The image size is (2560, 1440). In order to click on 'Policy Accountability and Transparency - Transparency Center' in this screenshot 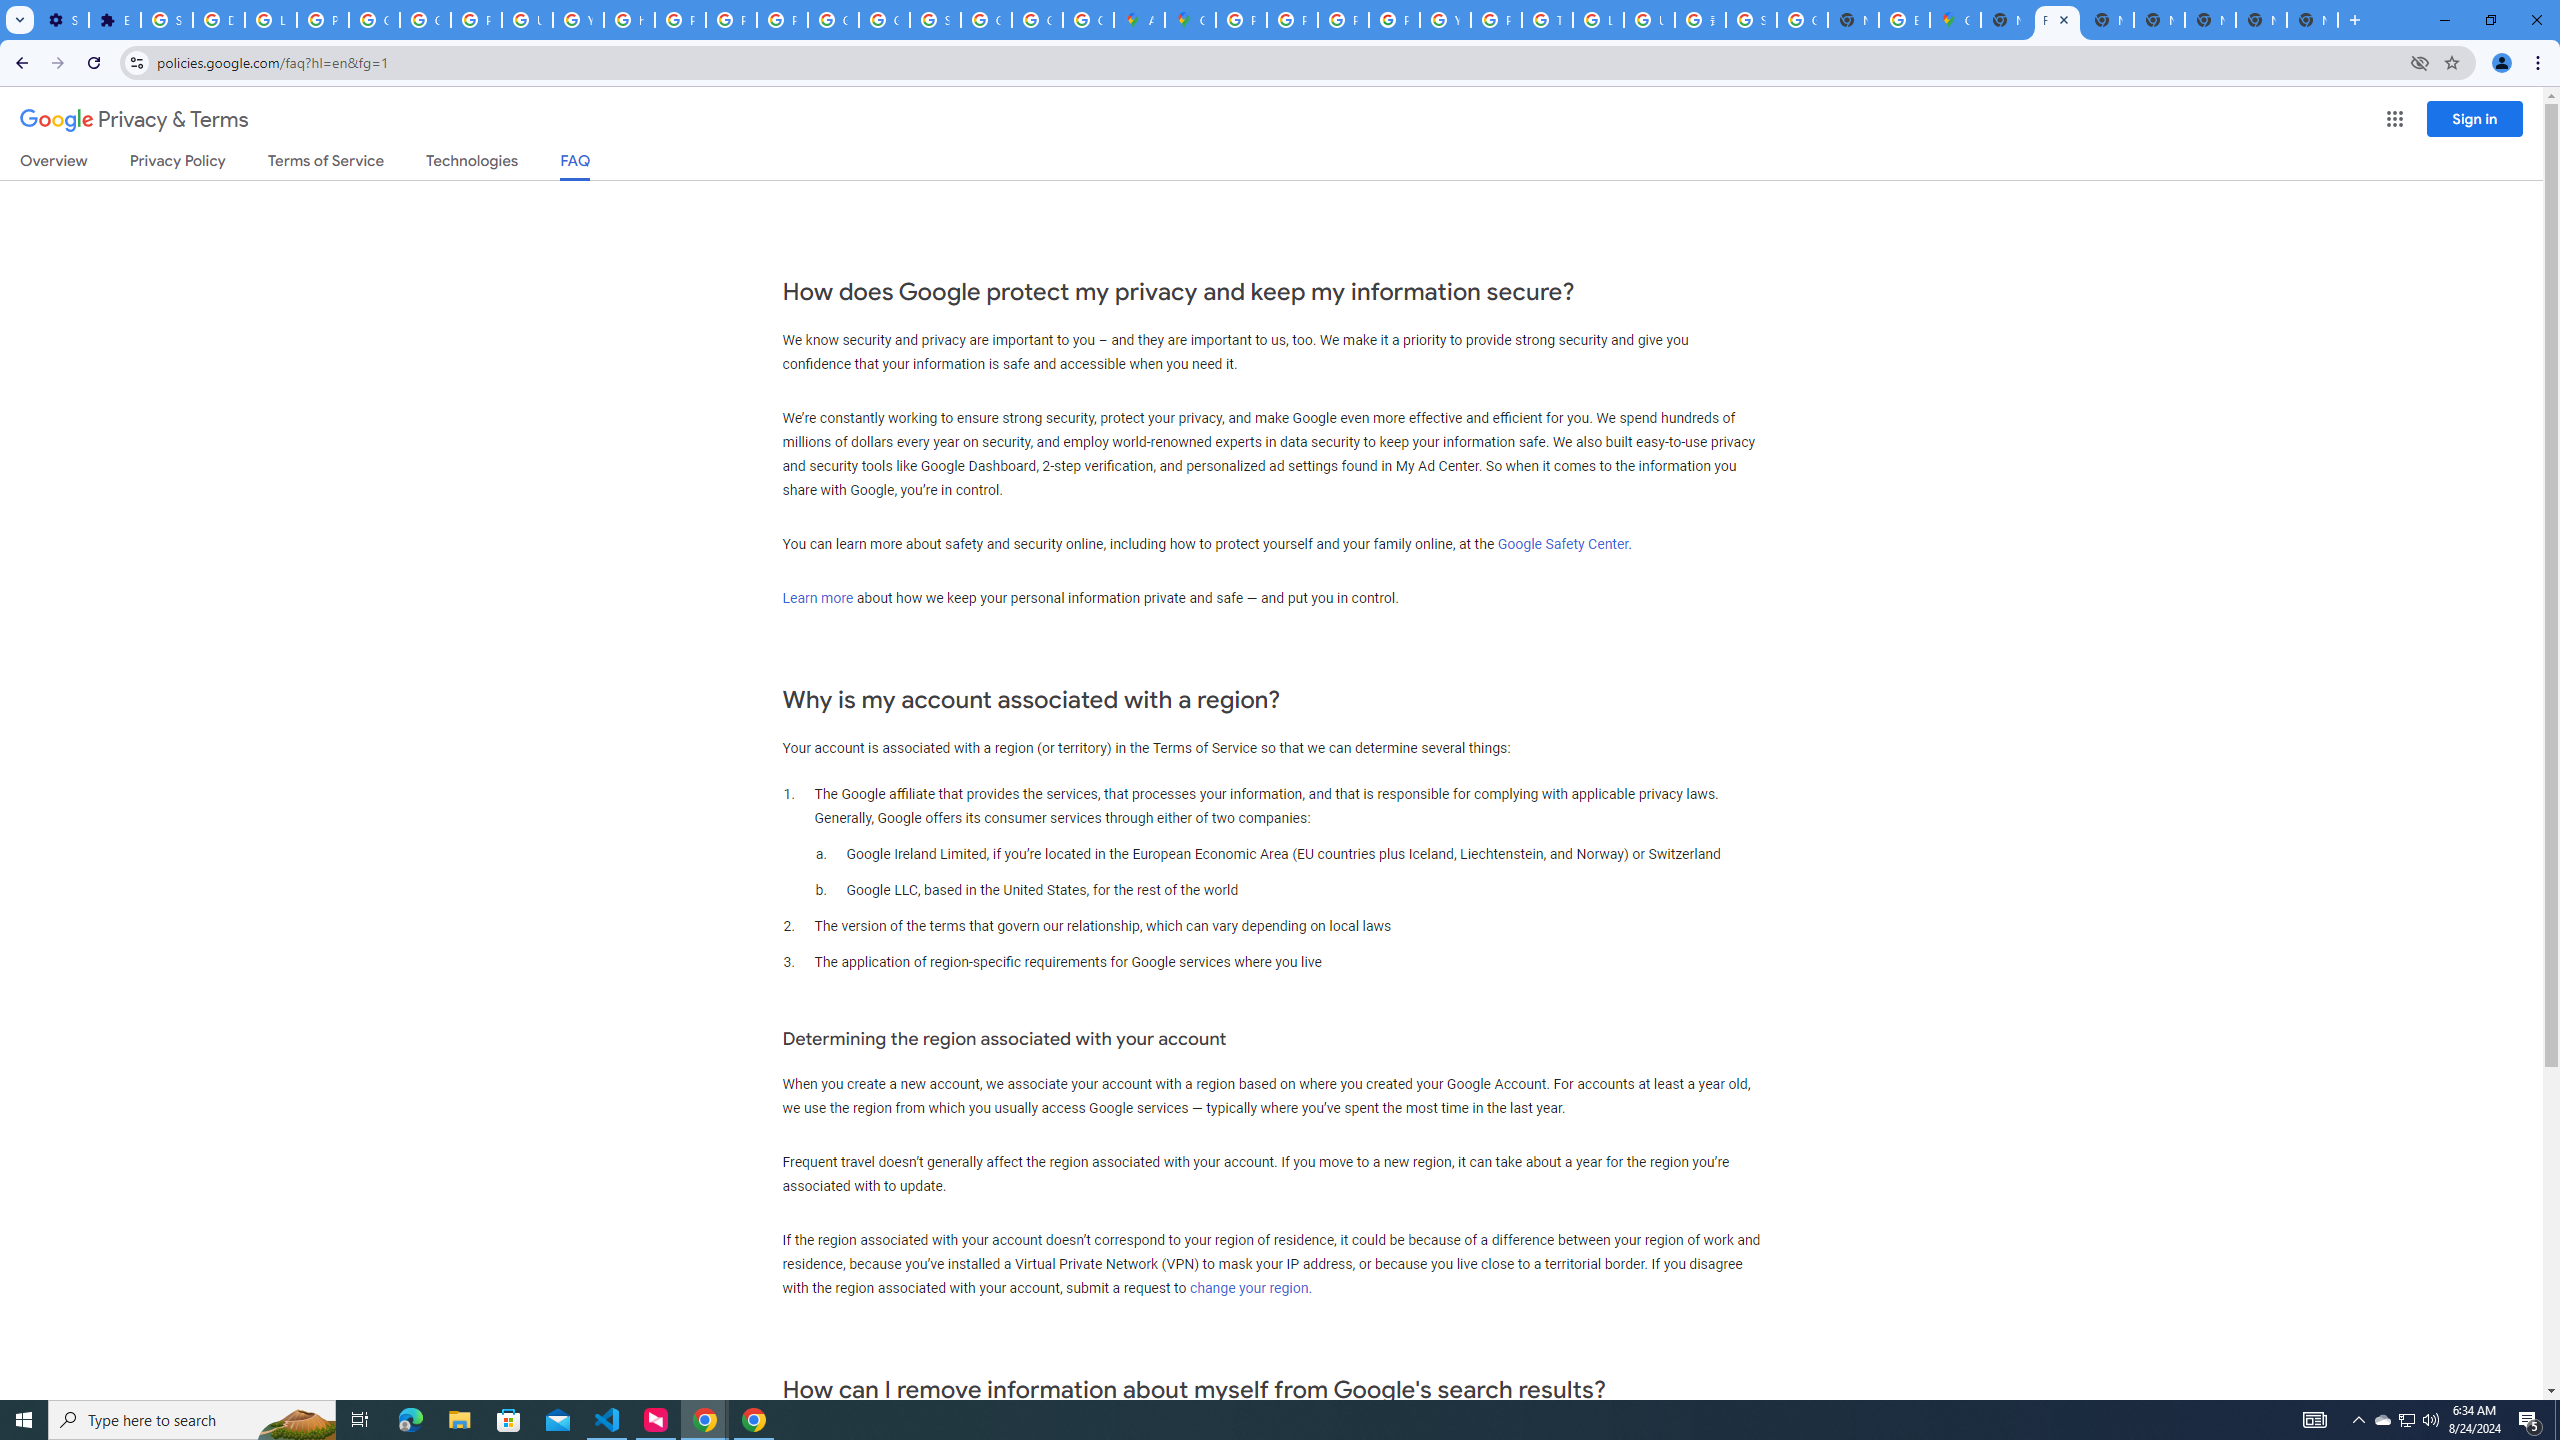, I will do `click(1239, 19)`.